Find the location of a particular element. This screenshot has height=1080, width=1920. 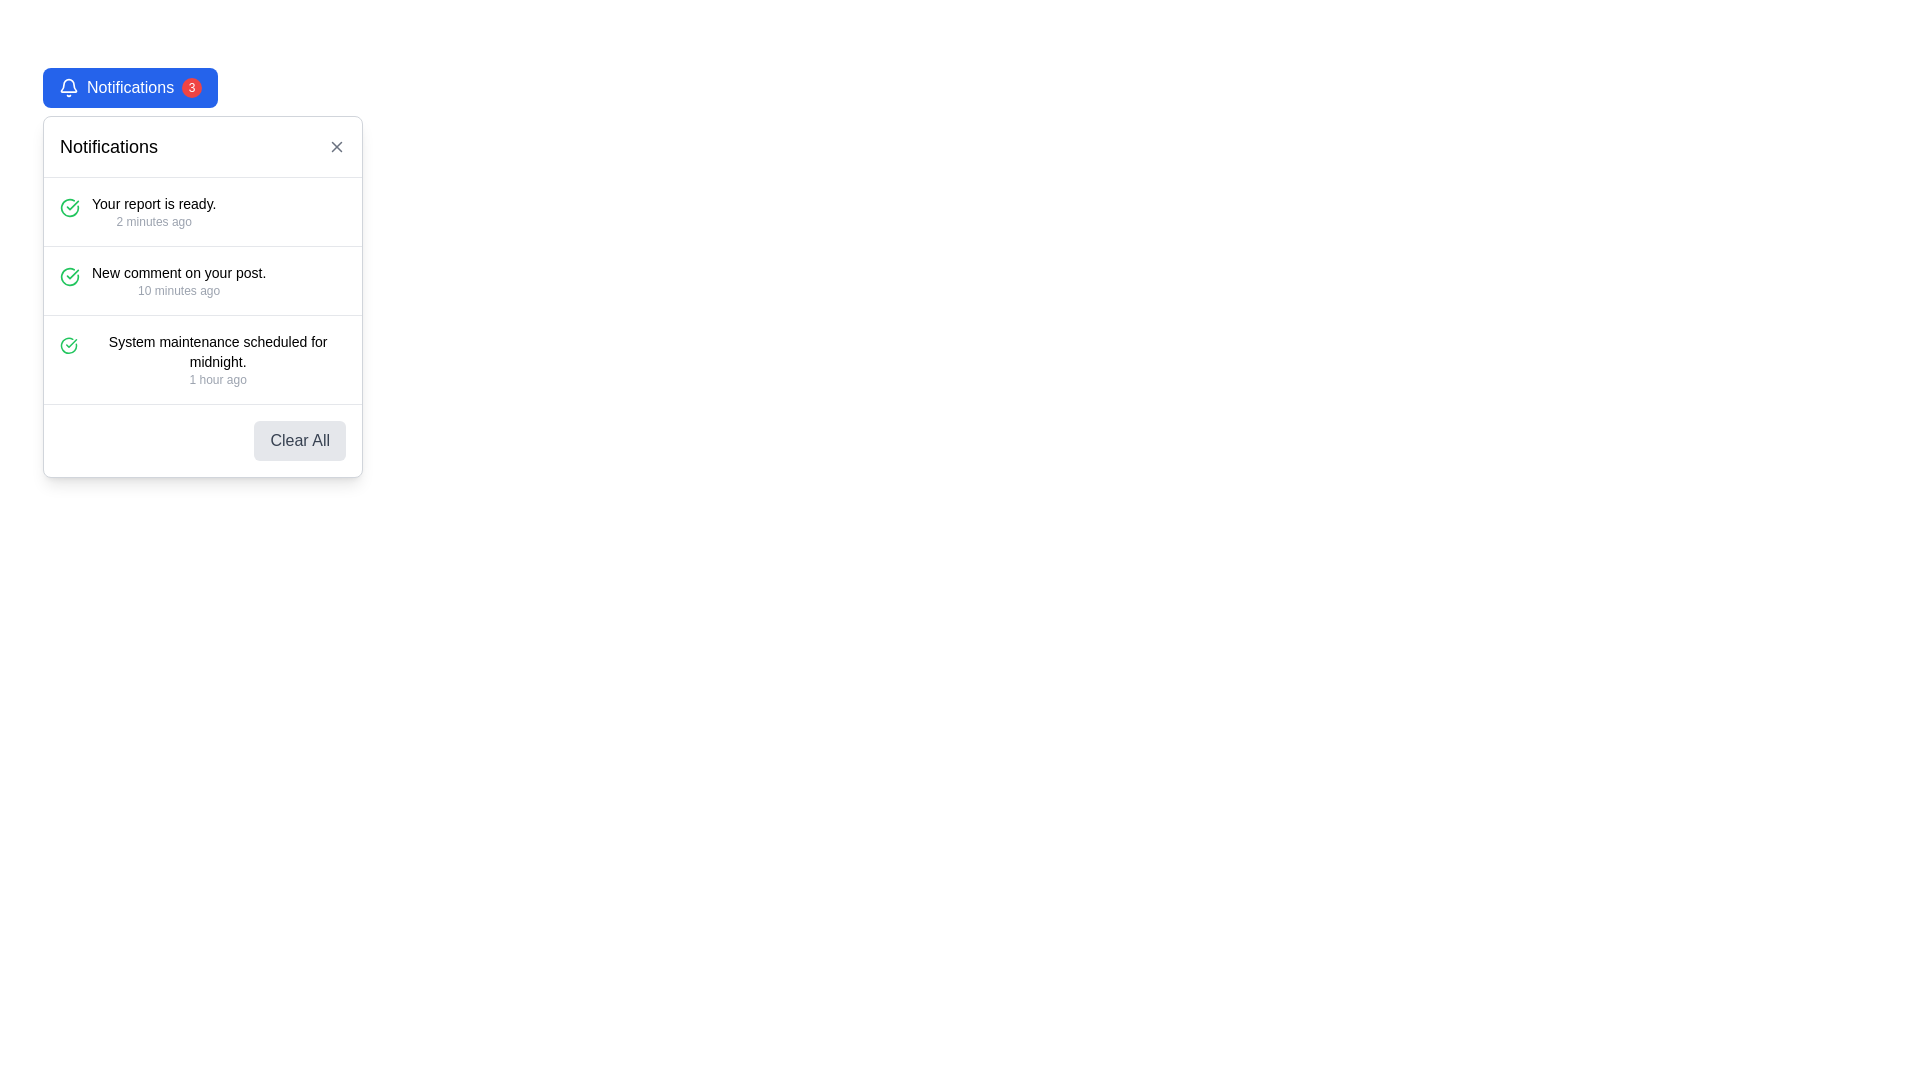

the first notification item in the modal notification panel that indicates the completion of a report is located at coordinates (202, 212).